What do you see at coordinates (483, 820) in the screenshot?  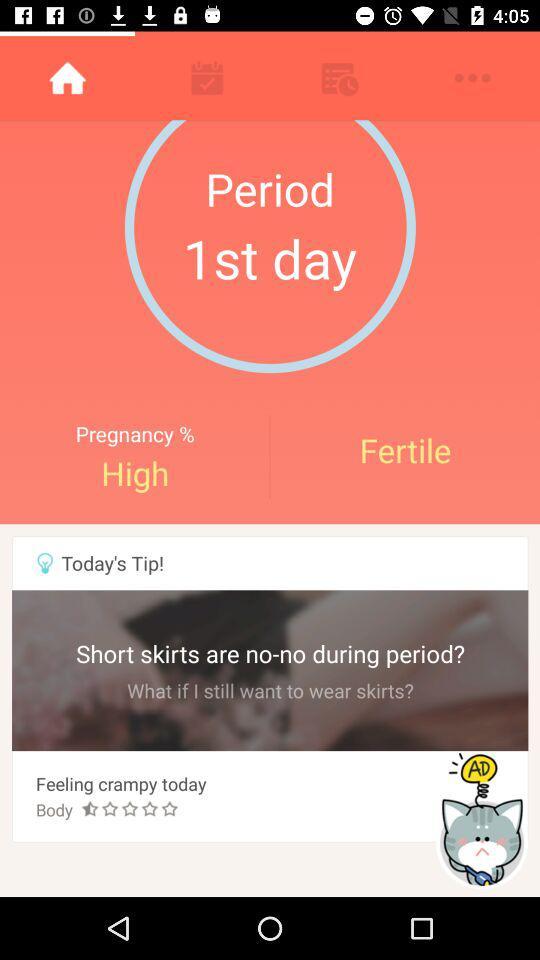 I see `advertisement` at bounding box center [483, 820].